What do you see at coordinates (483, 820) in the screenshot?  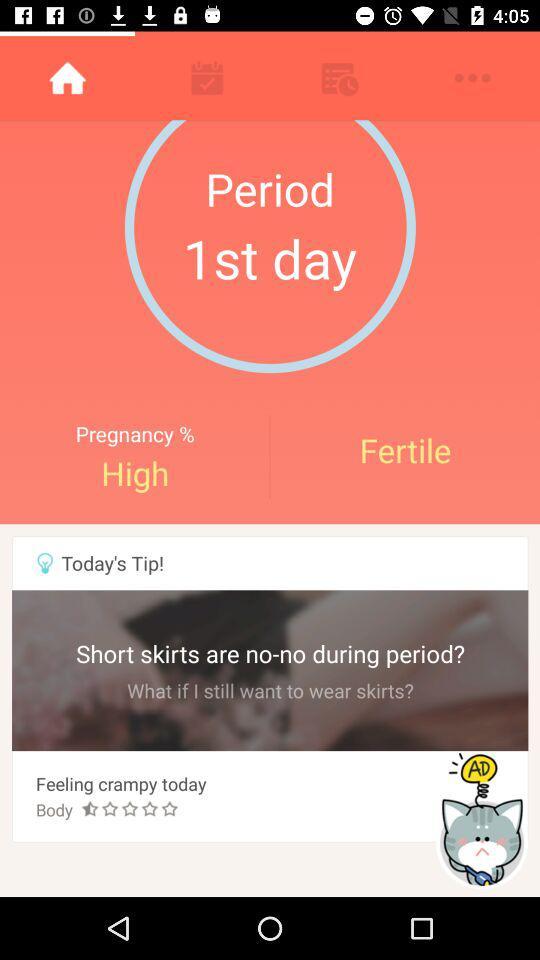 I see `advertisement` at bounding box center [483, 820].